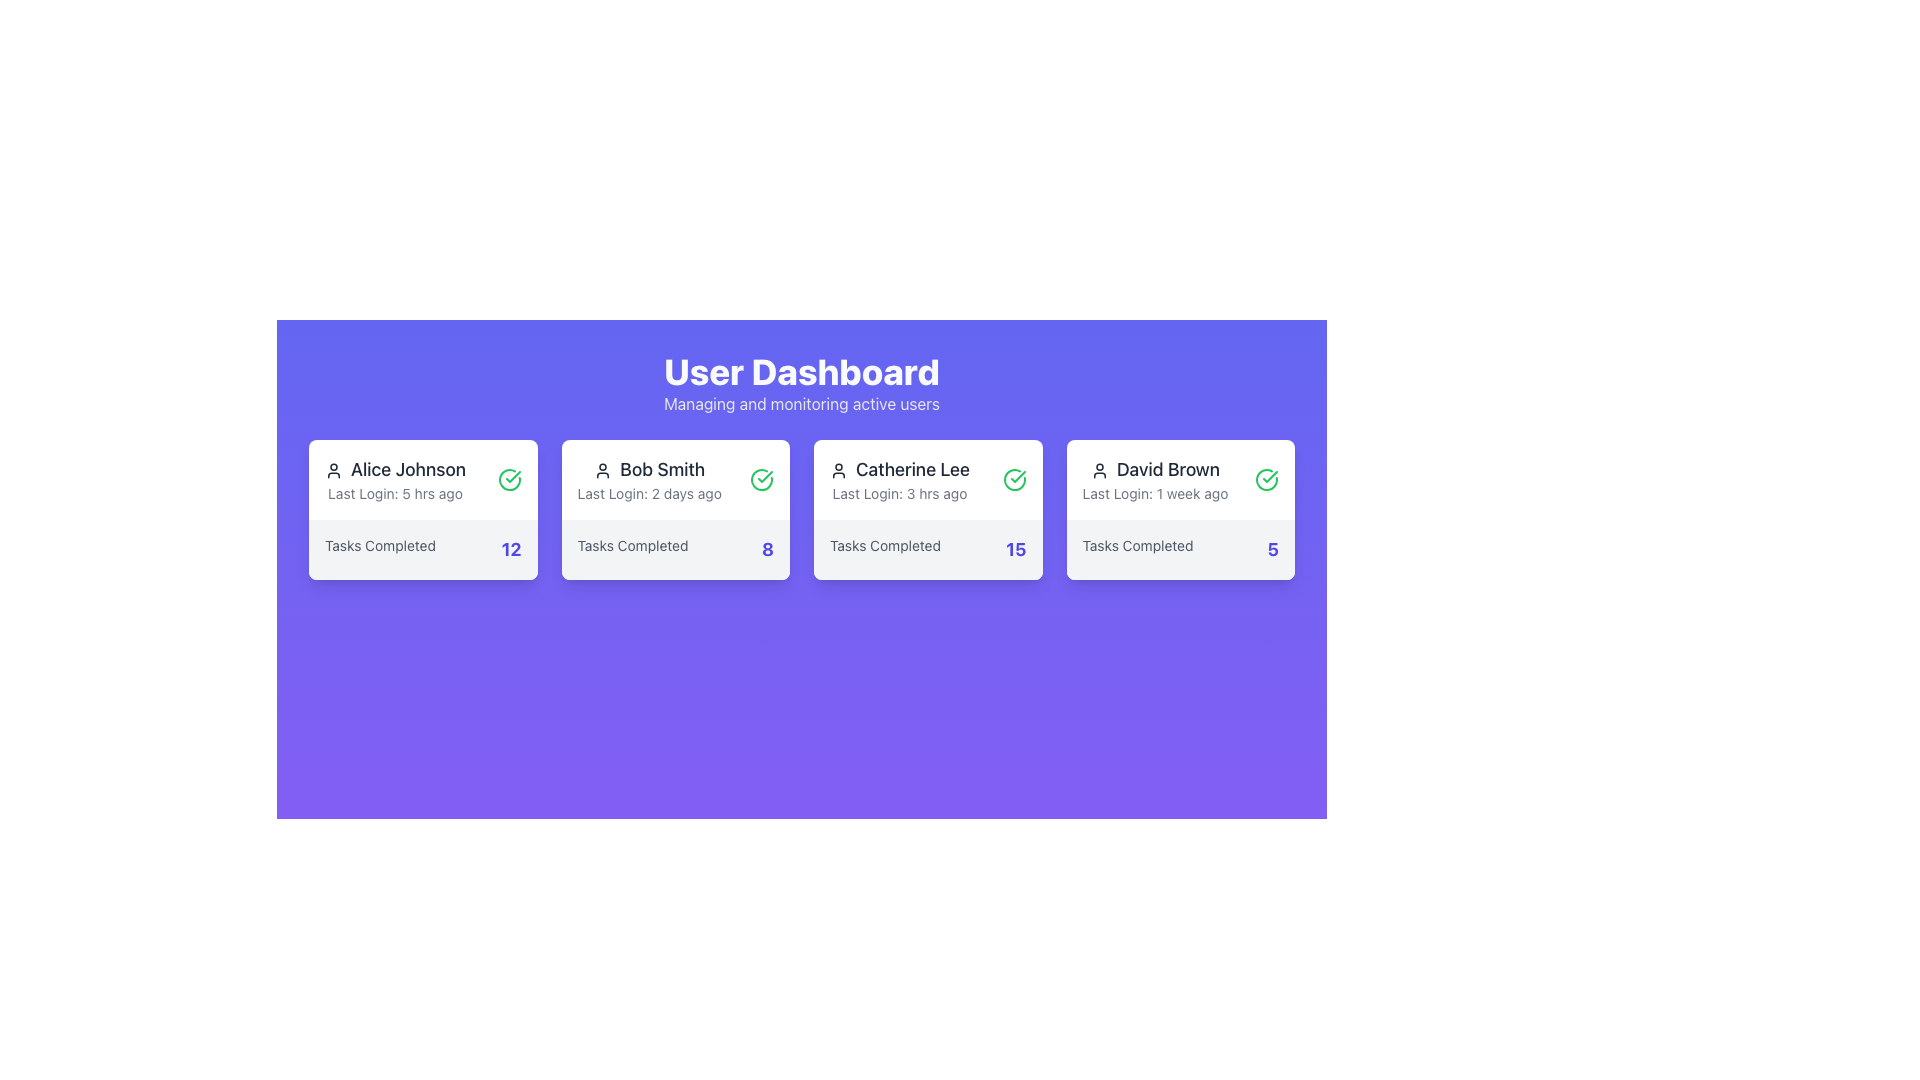 Image resolution: width=1920 pixels, height=1080 pixels. I want to click on the green circular icon with an outlined checkmark inside, located in the top-right corner of the card for 'David Brown', so click(1266, 479).